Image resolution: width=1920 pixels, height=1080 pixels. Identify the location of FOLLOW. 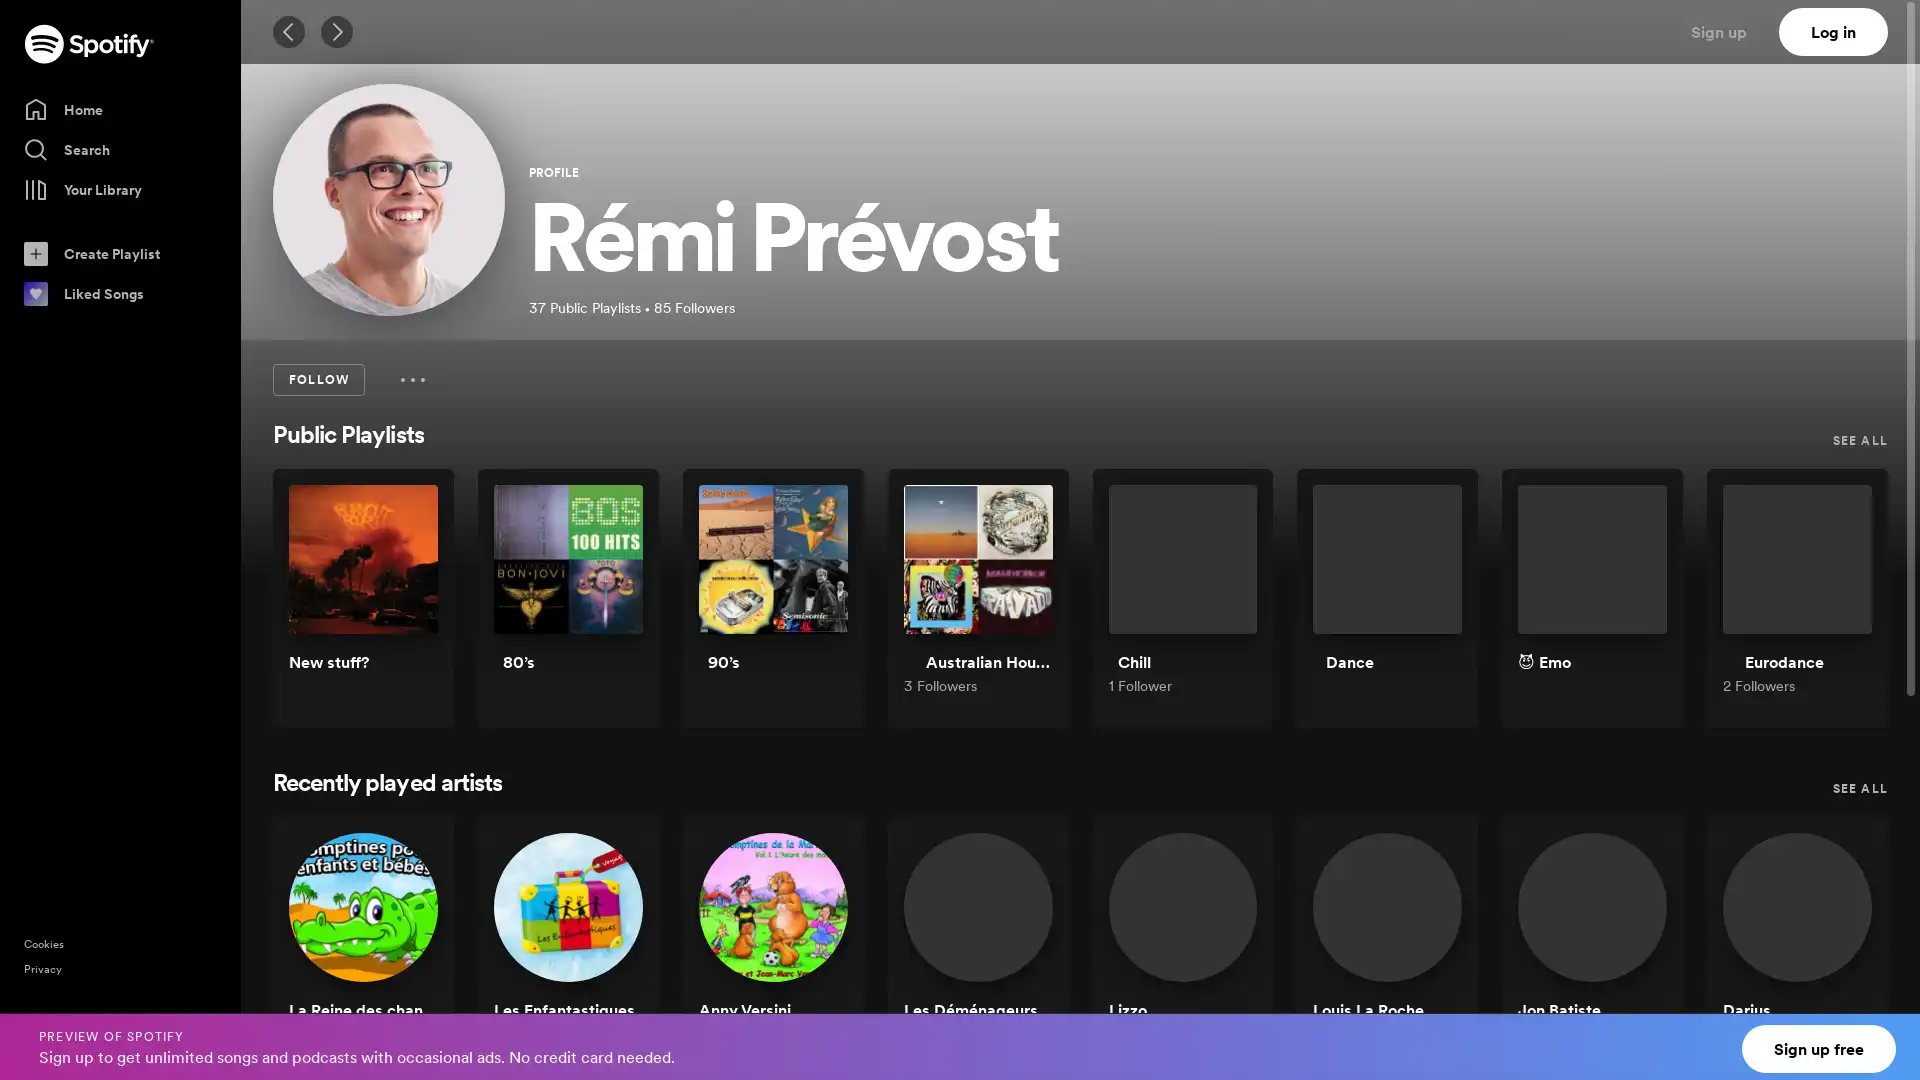
(317, 380).